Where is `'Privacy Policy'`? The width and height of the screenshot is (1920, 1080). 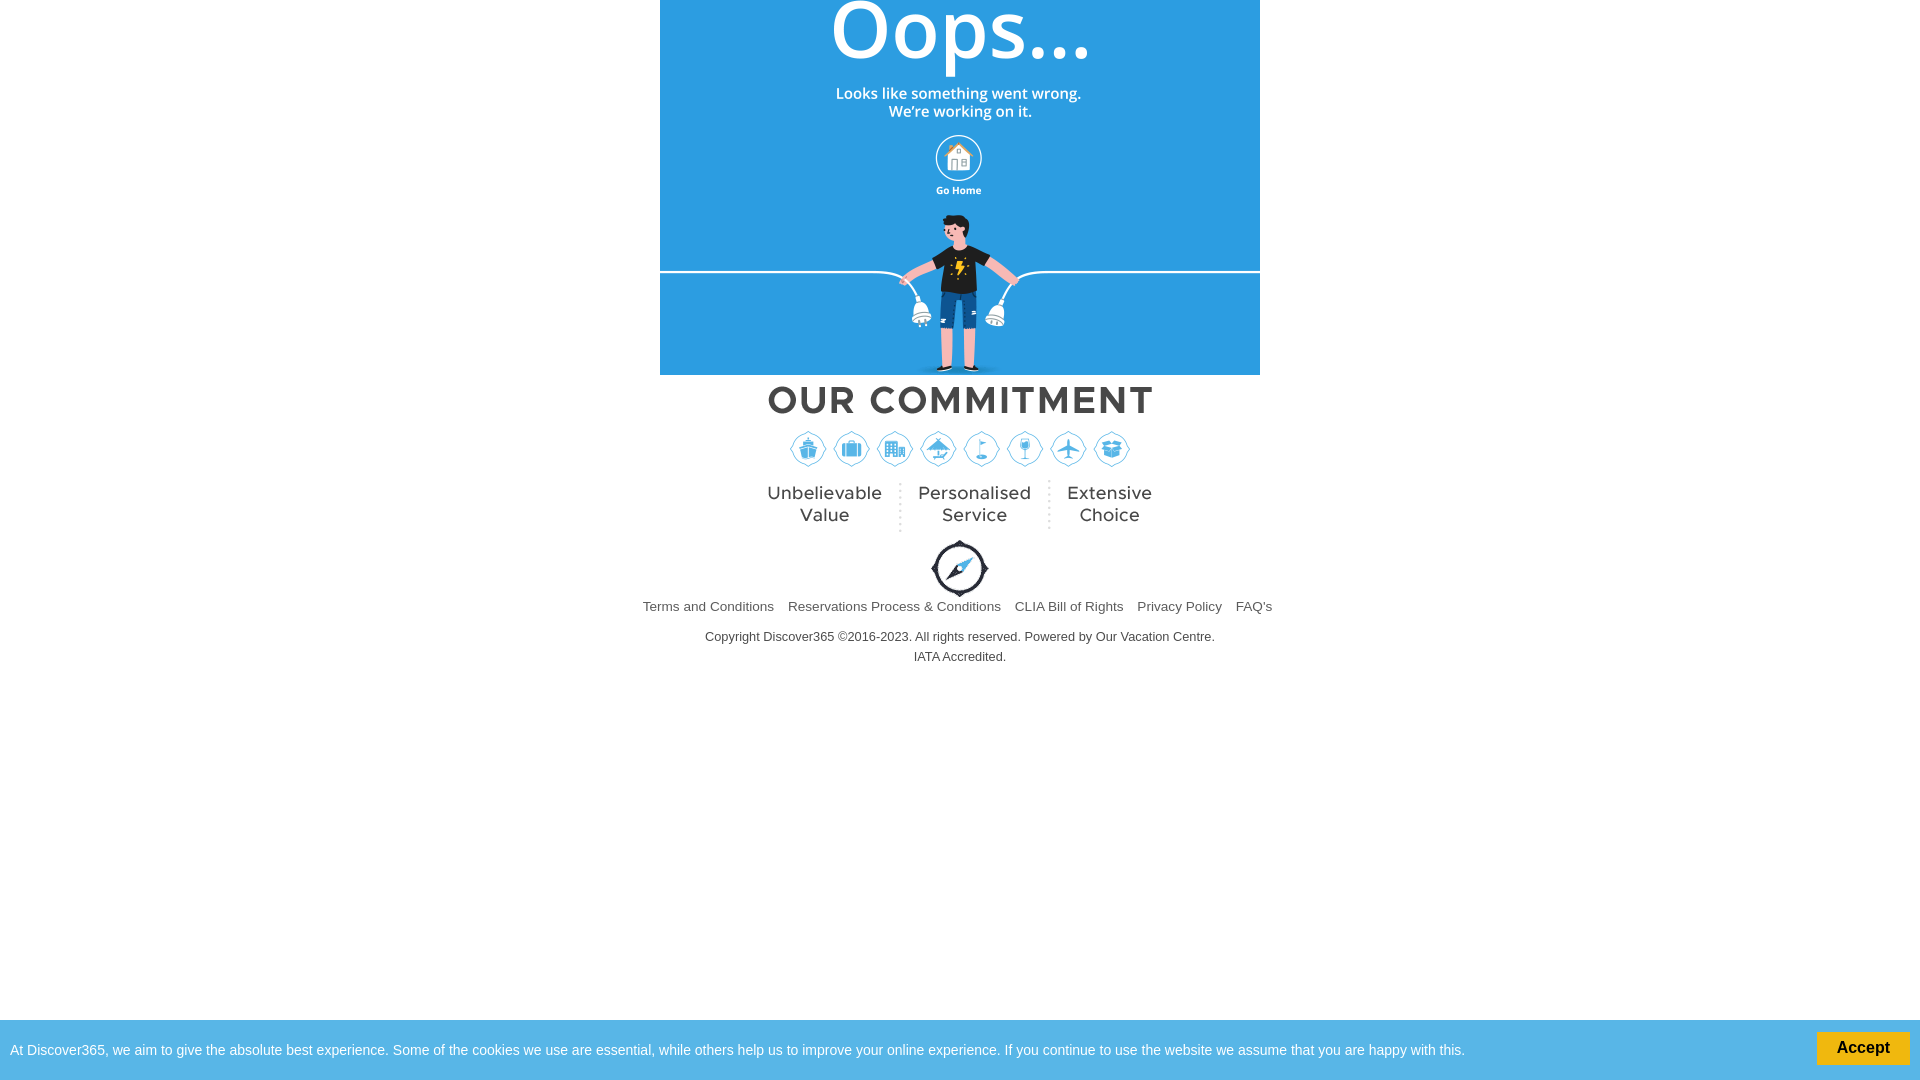
'Privacy Policy' is located at coordinates (1179, 605).